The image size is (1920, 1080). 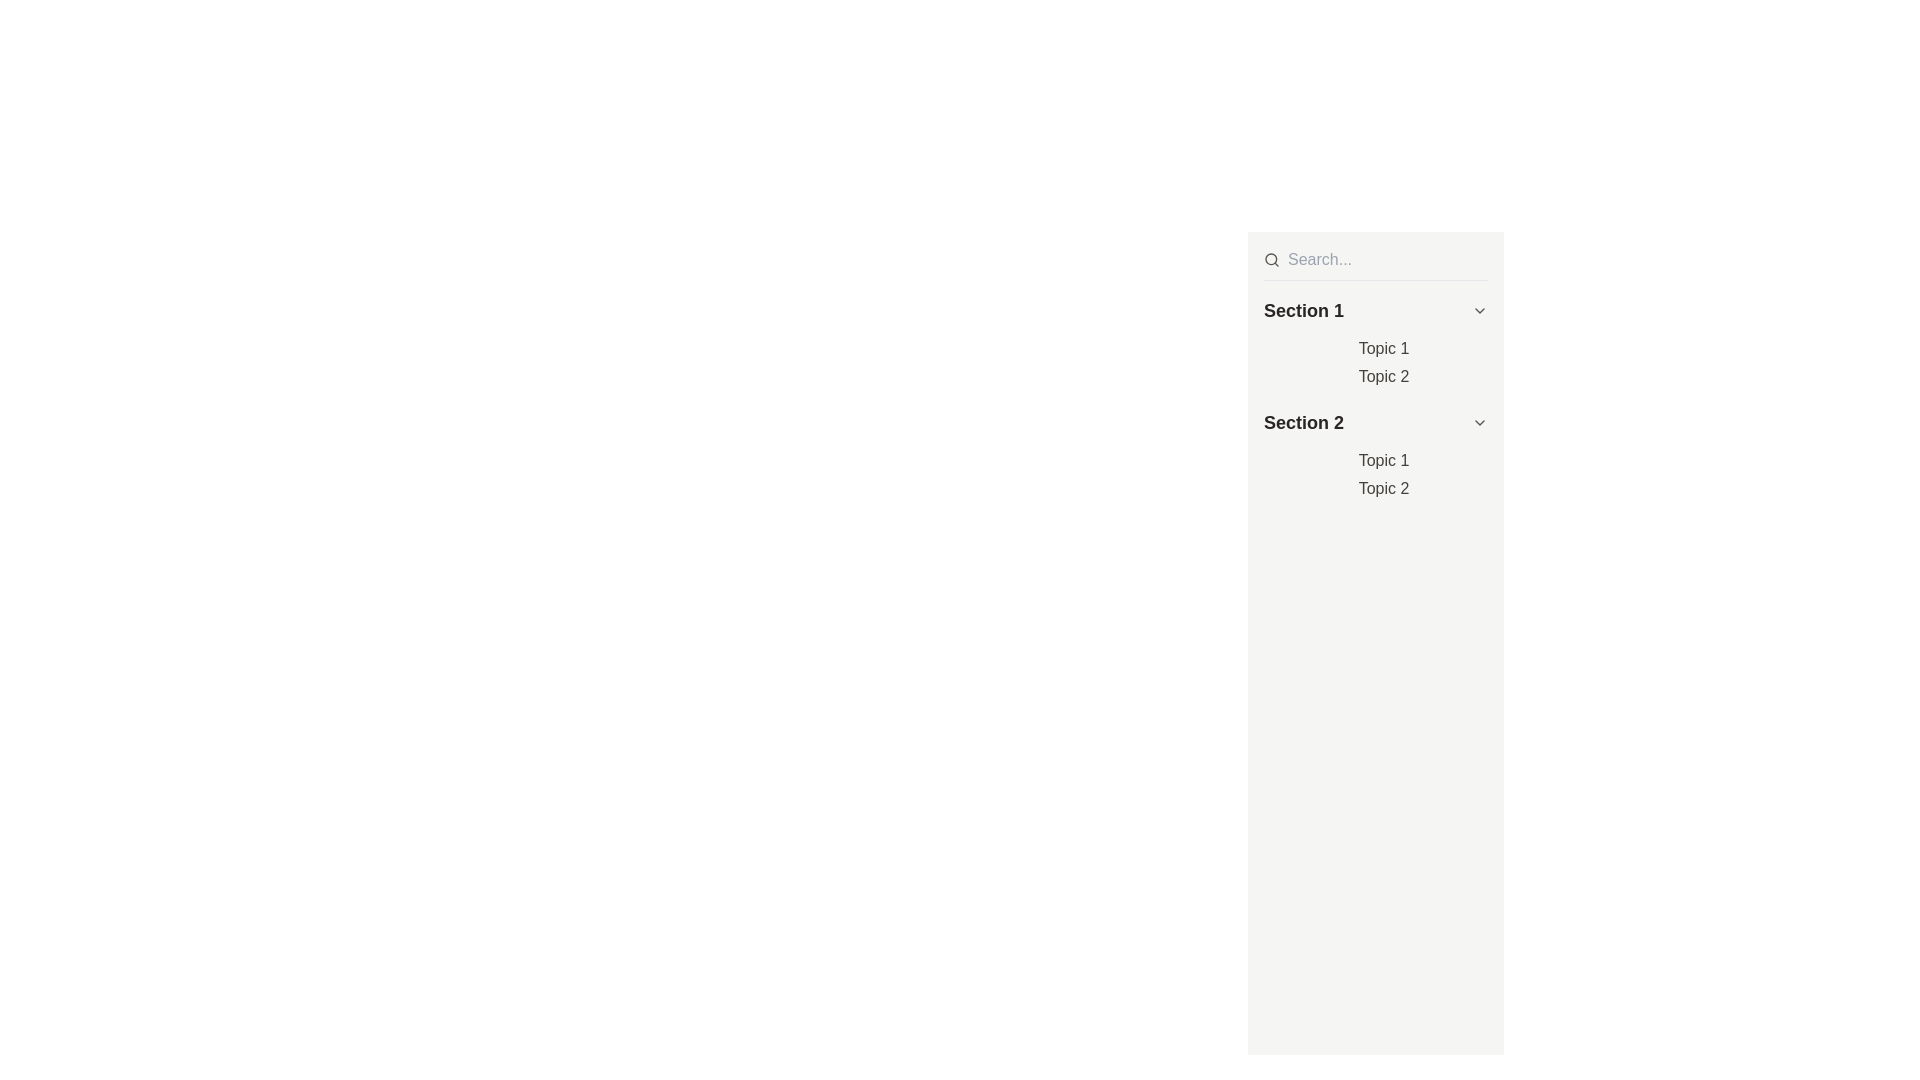 I want to click on the 'Topic 1' hyperlink located under Section 2 in the vertical navigation list, so click(x=1382, y=460).